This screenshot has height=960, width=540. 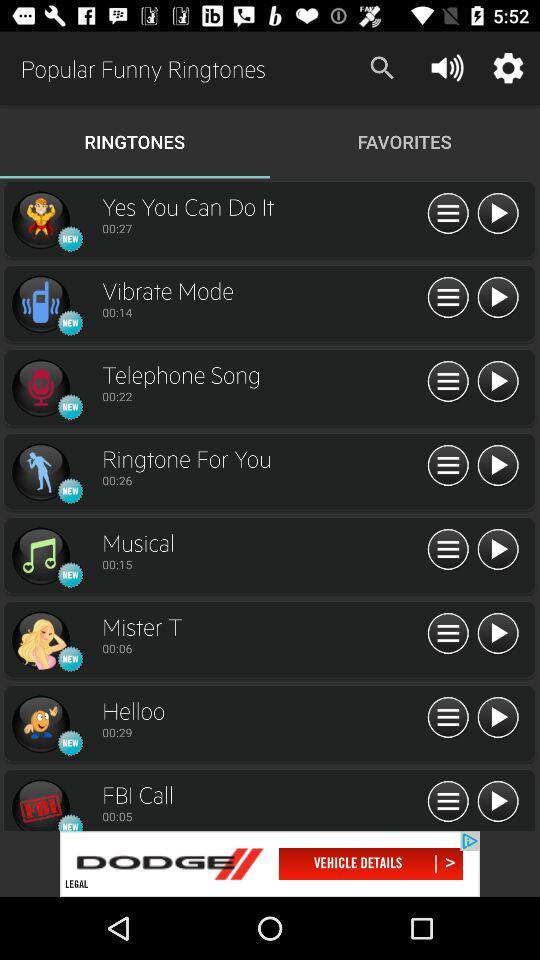 What do you see at coordinates (40, 804) in the screenshot?
I see `icon` at bounding box center [40, 804].